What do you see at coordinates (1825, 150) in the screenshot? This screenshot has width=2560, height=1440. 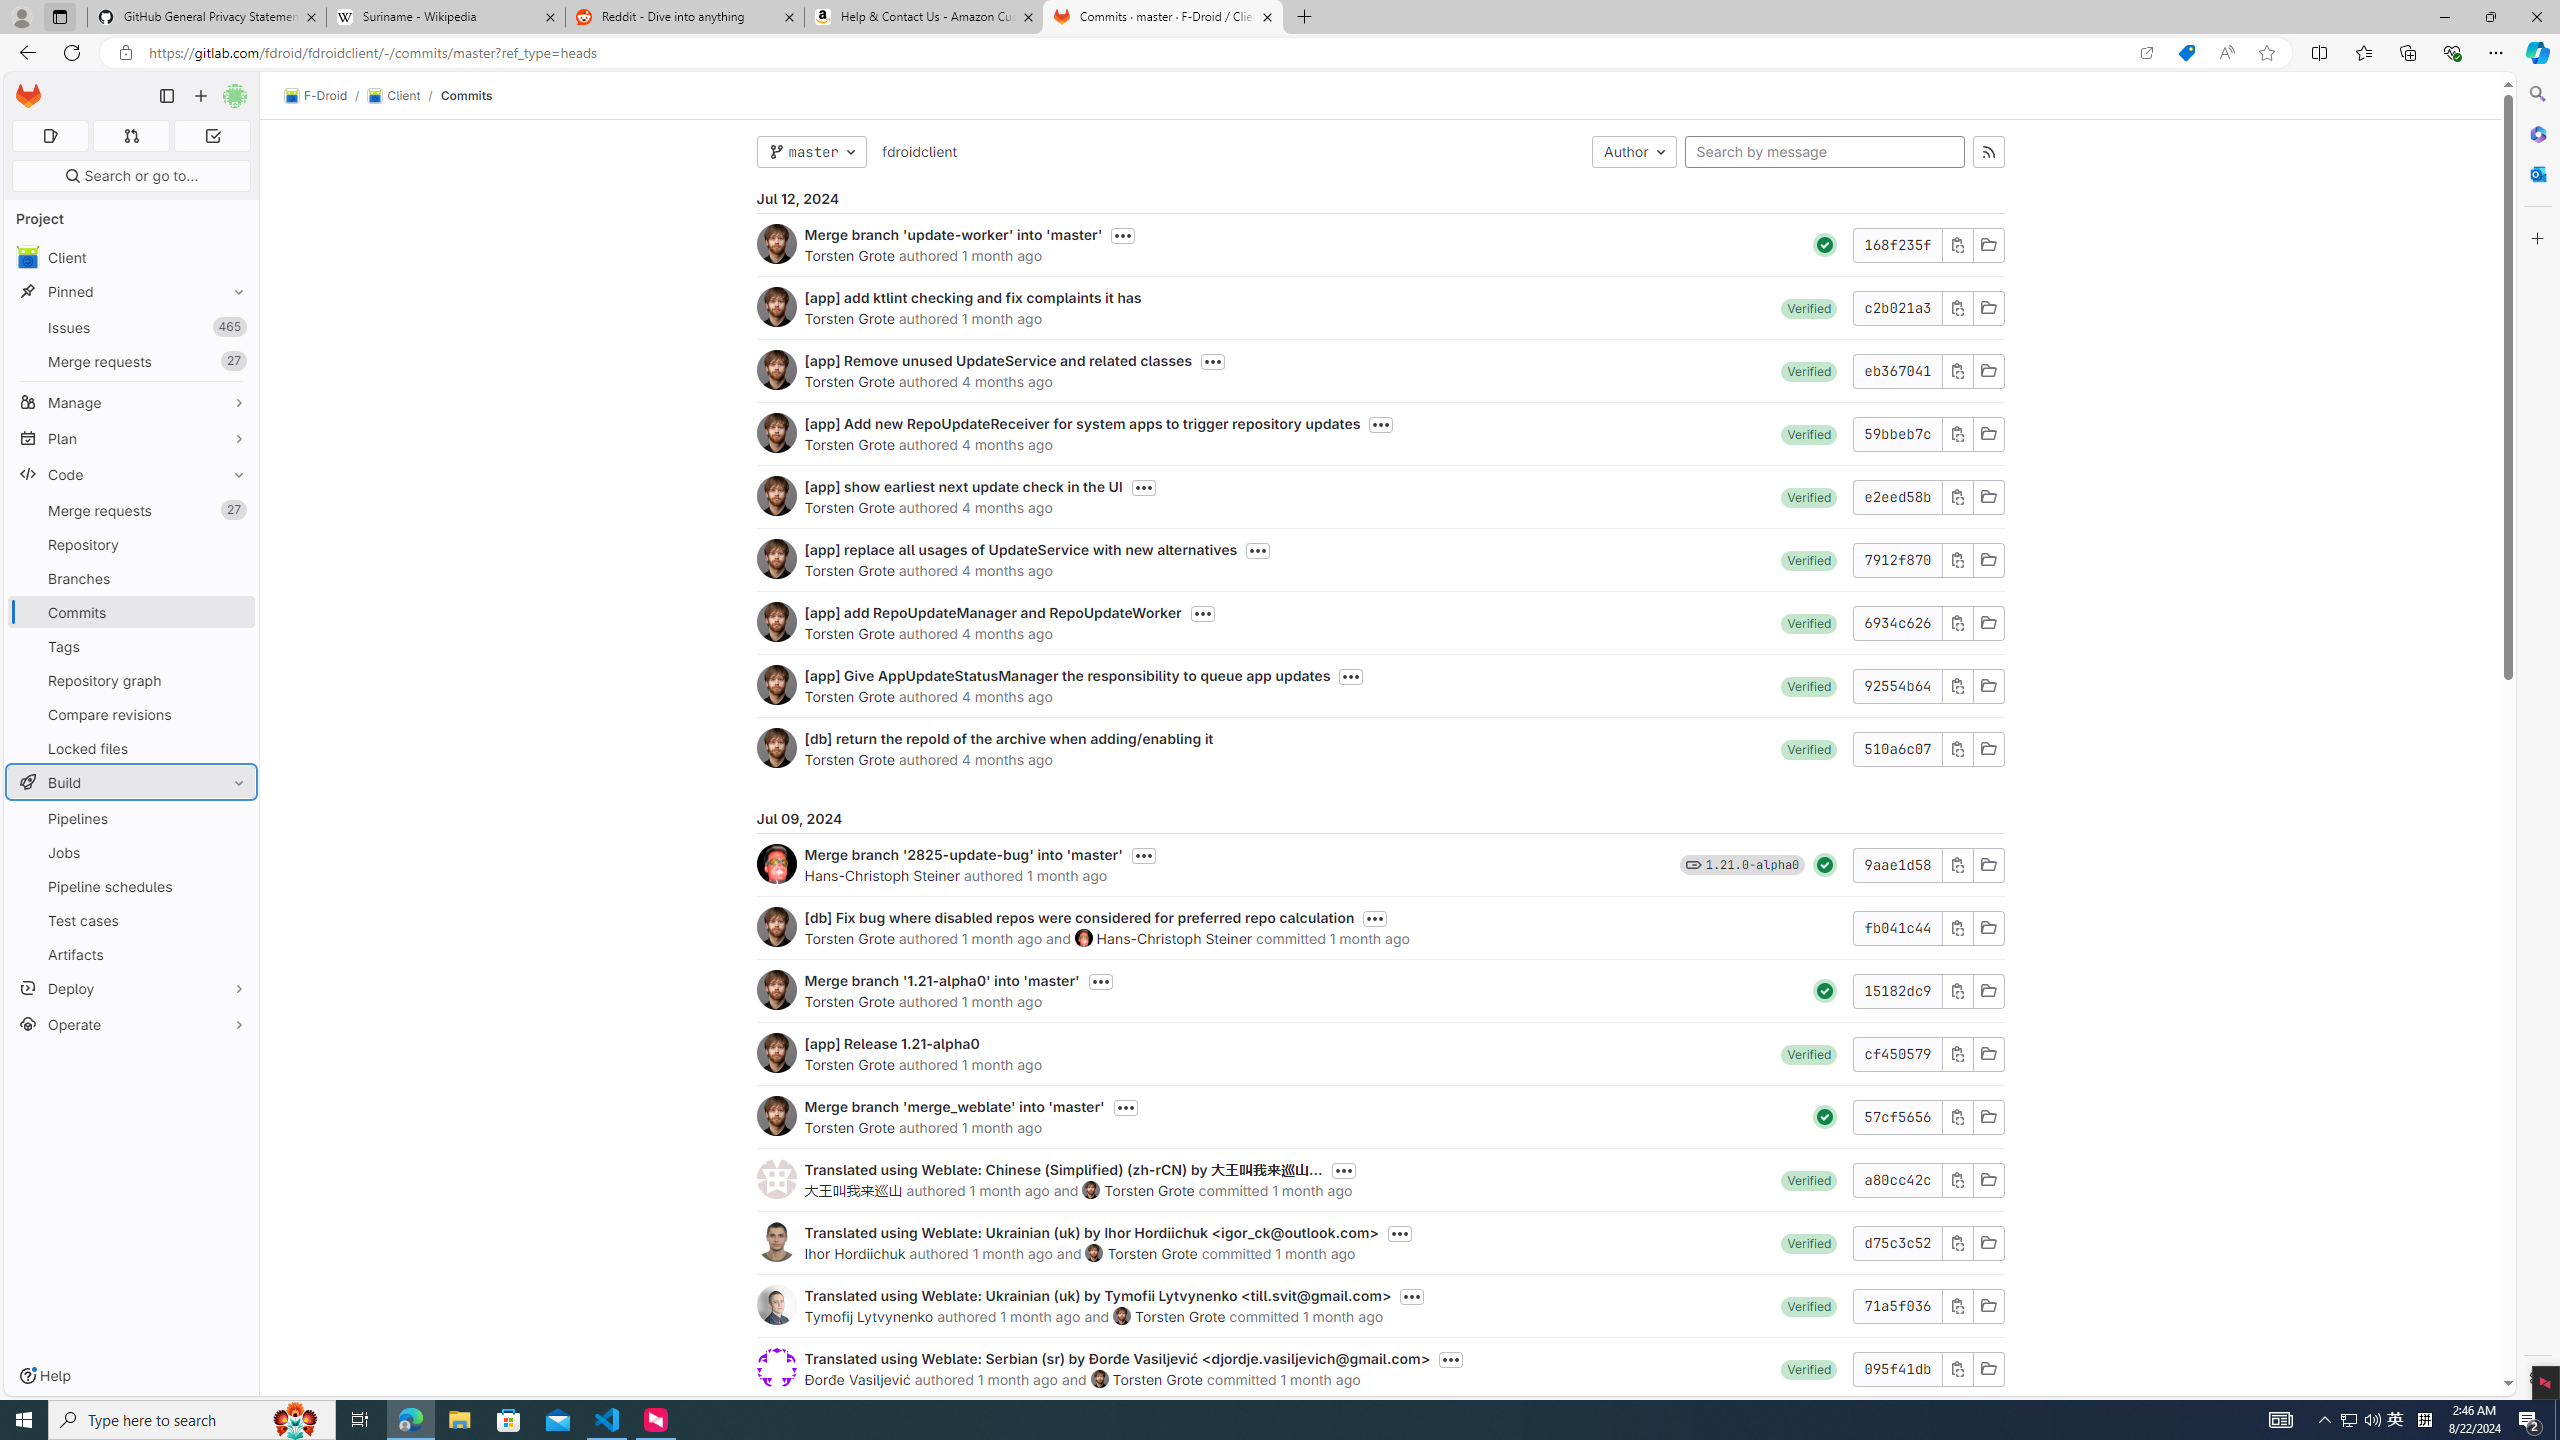 I see `'Search by message'` at bounding box center [1825, 150].